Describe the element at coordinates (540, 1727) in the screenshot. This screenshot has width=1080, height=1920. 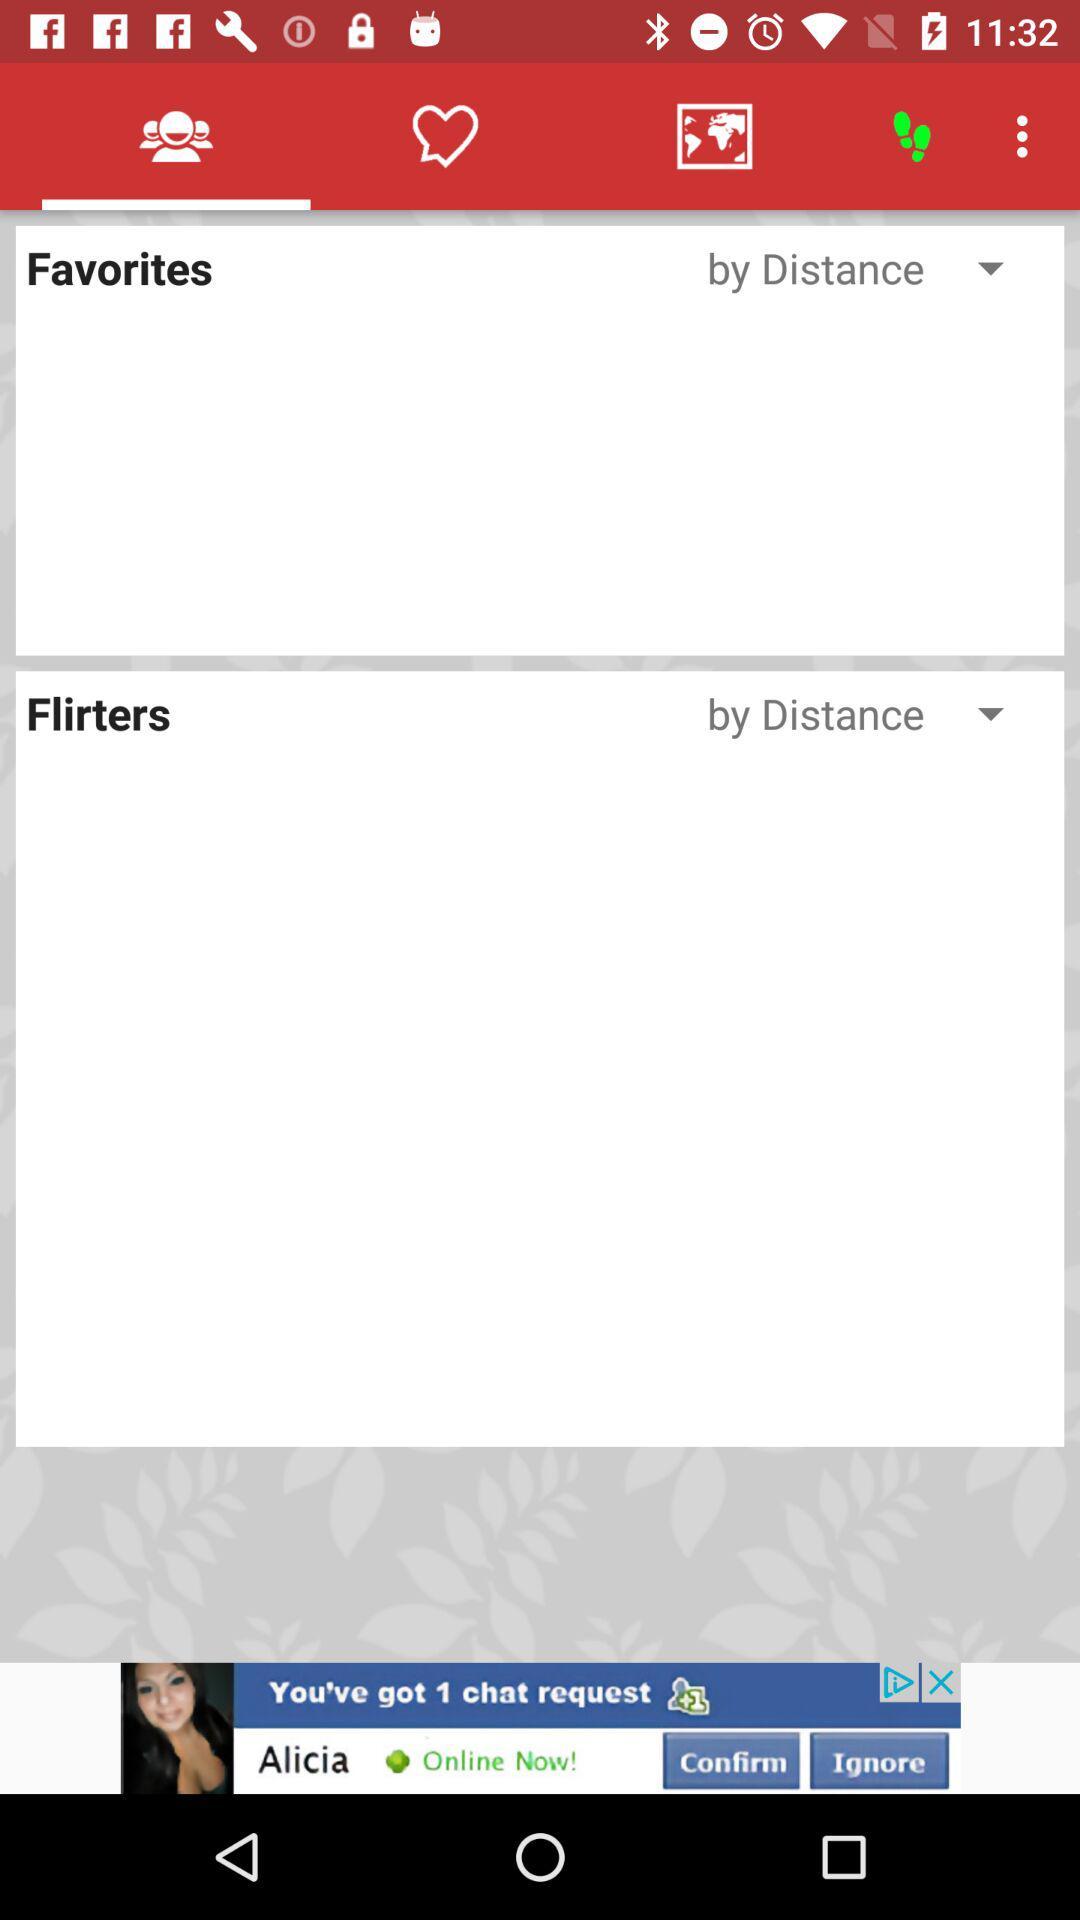
I see `advertisement banner` at that location.